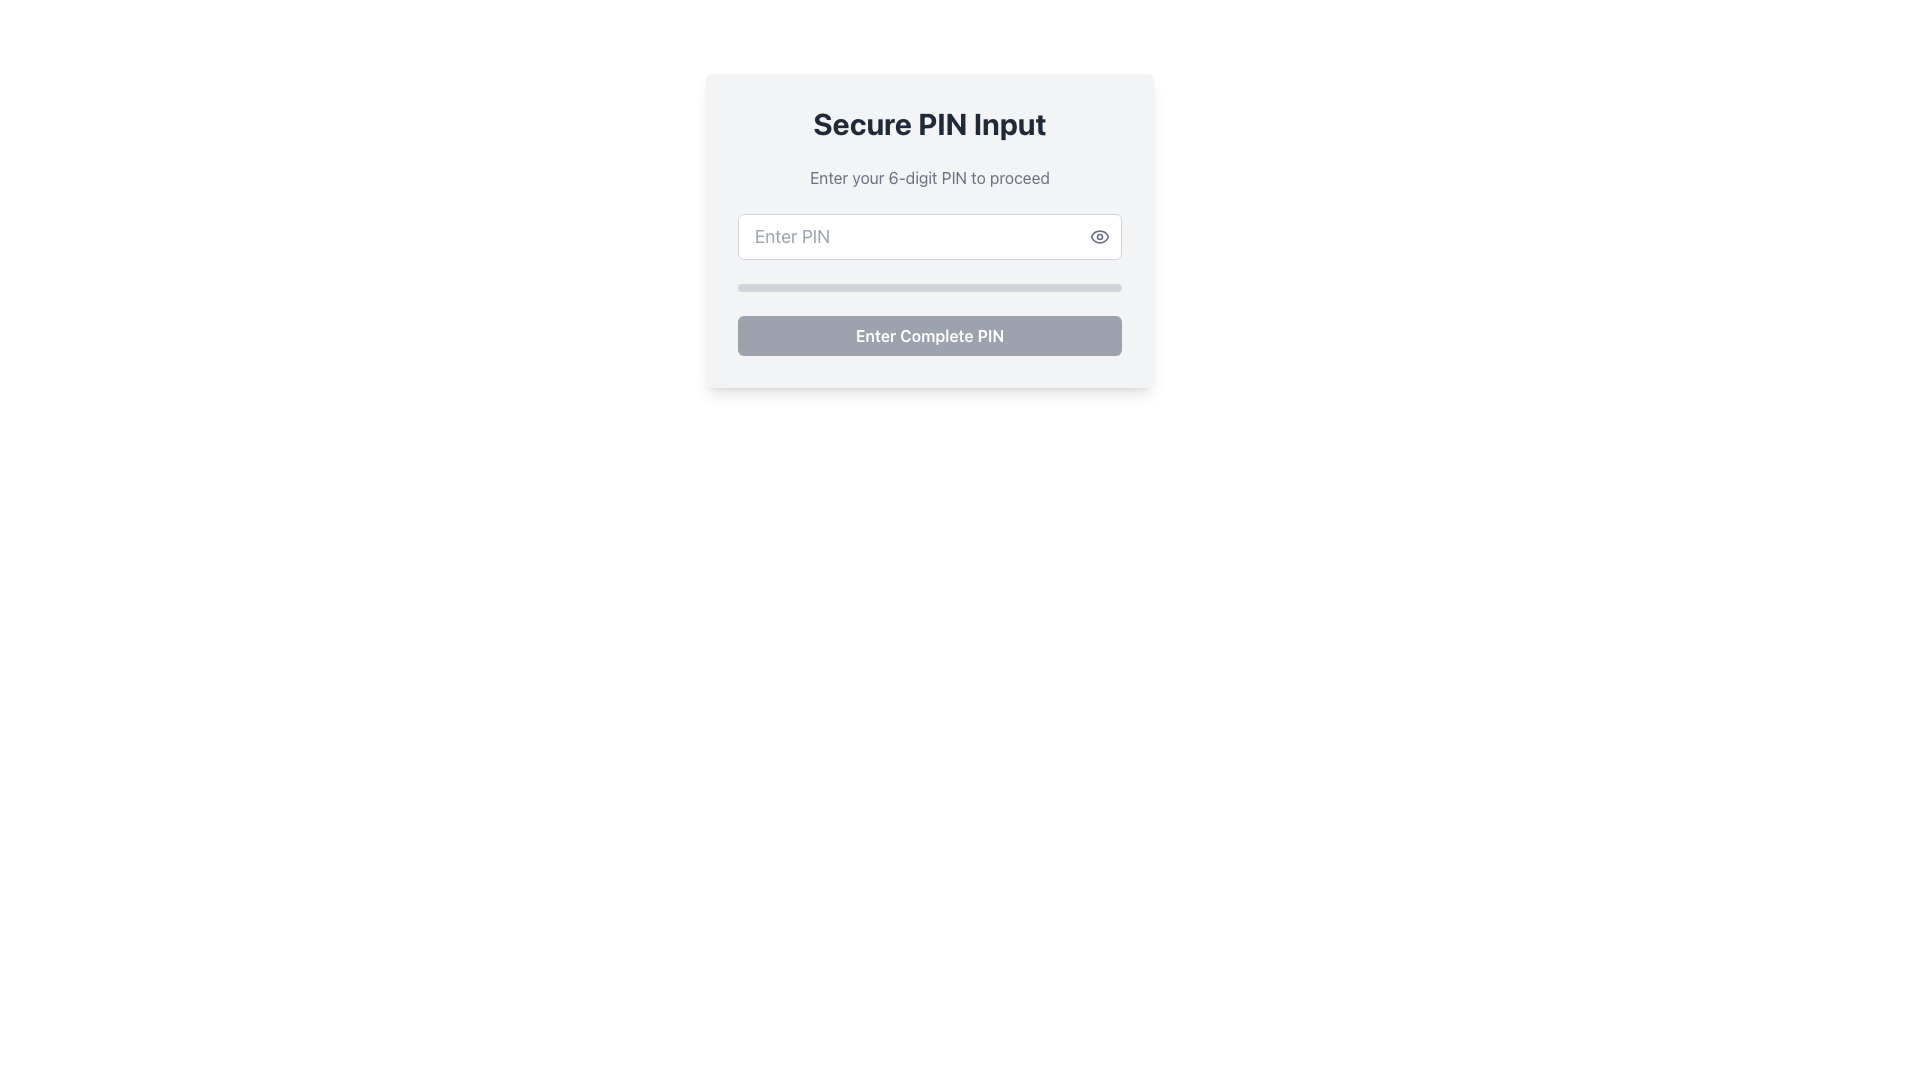 The width and height of the screenshot is (1920, 1080). Describe the element at coordinates (1098, 235) in the screenshot. I see `the outer contour segment of the eye icon located on the right side of the input box labeled 'Enter PIN'` at that location.